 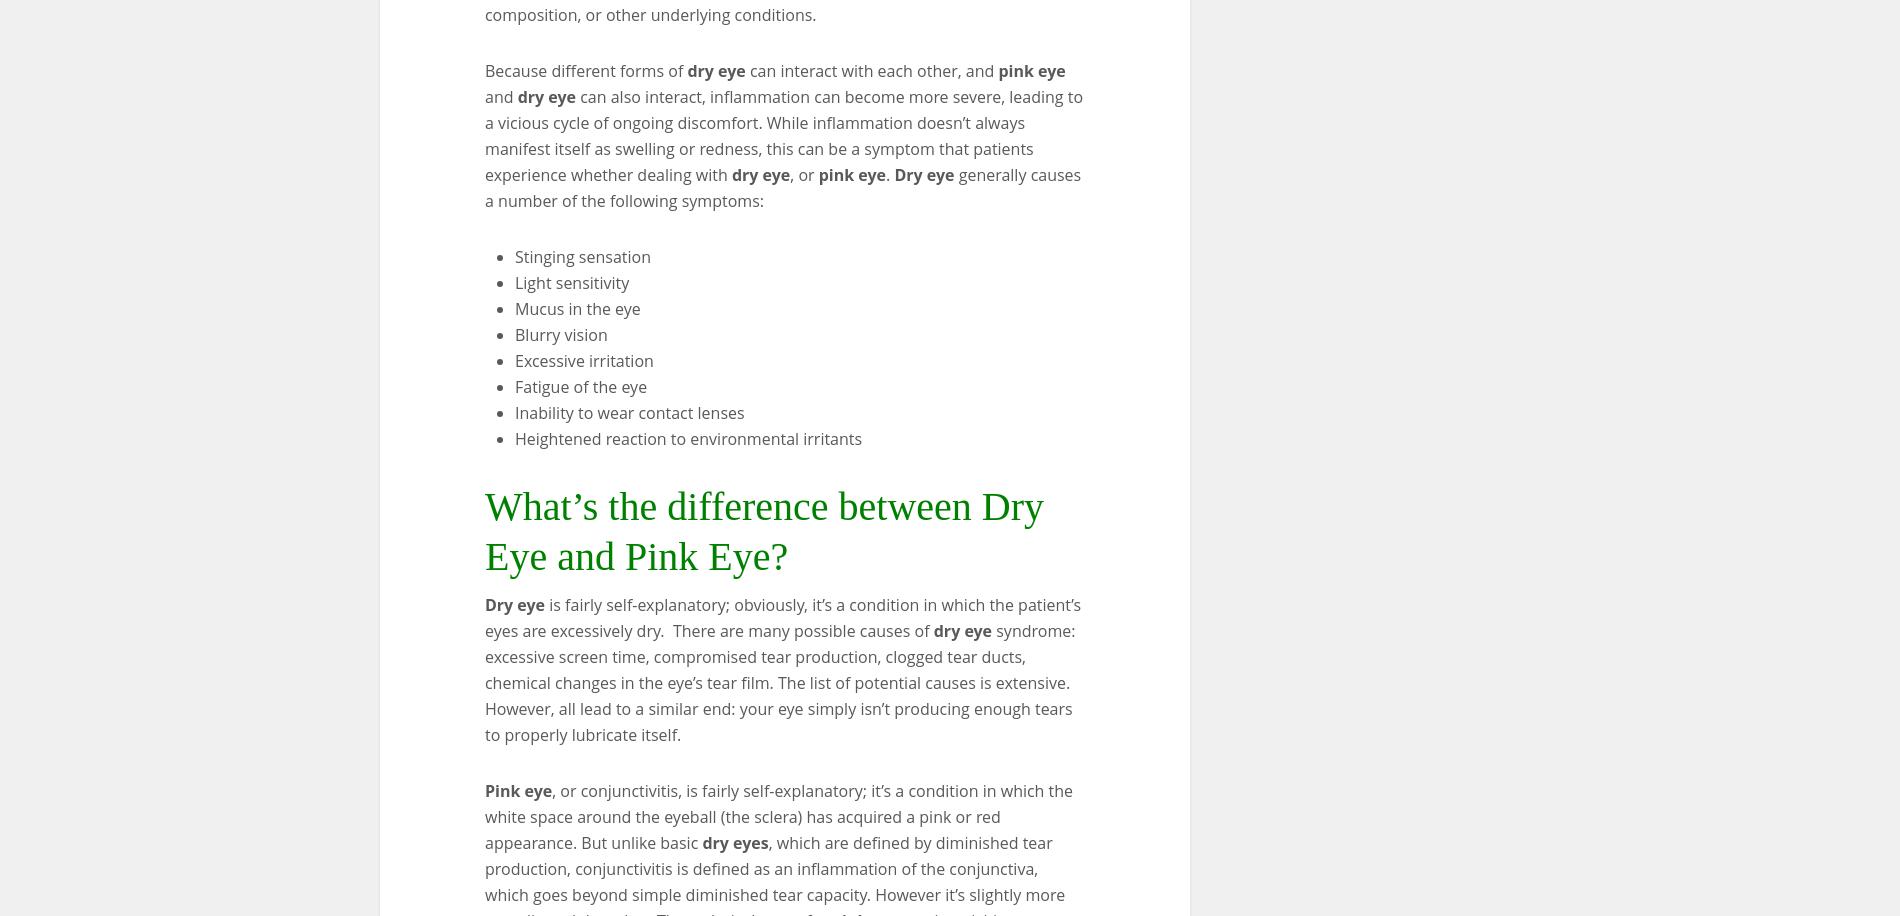 I want to click on 'can interact with each other, and', so click(x=870, y=68).